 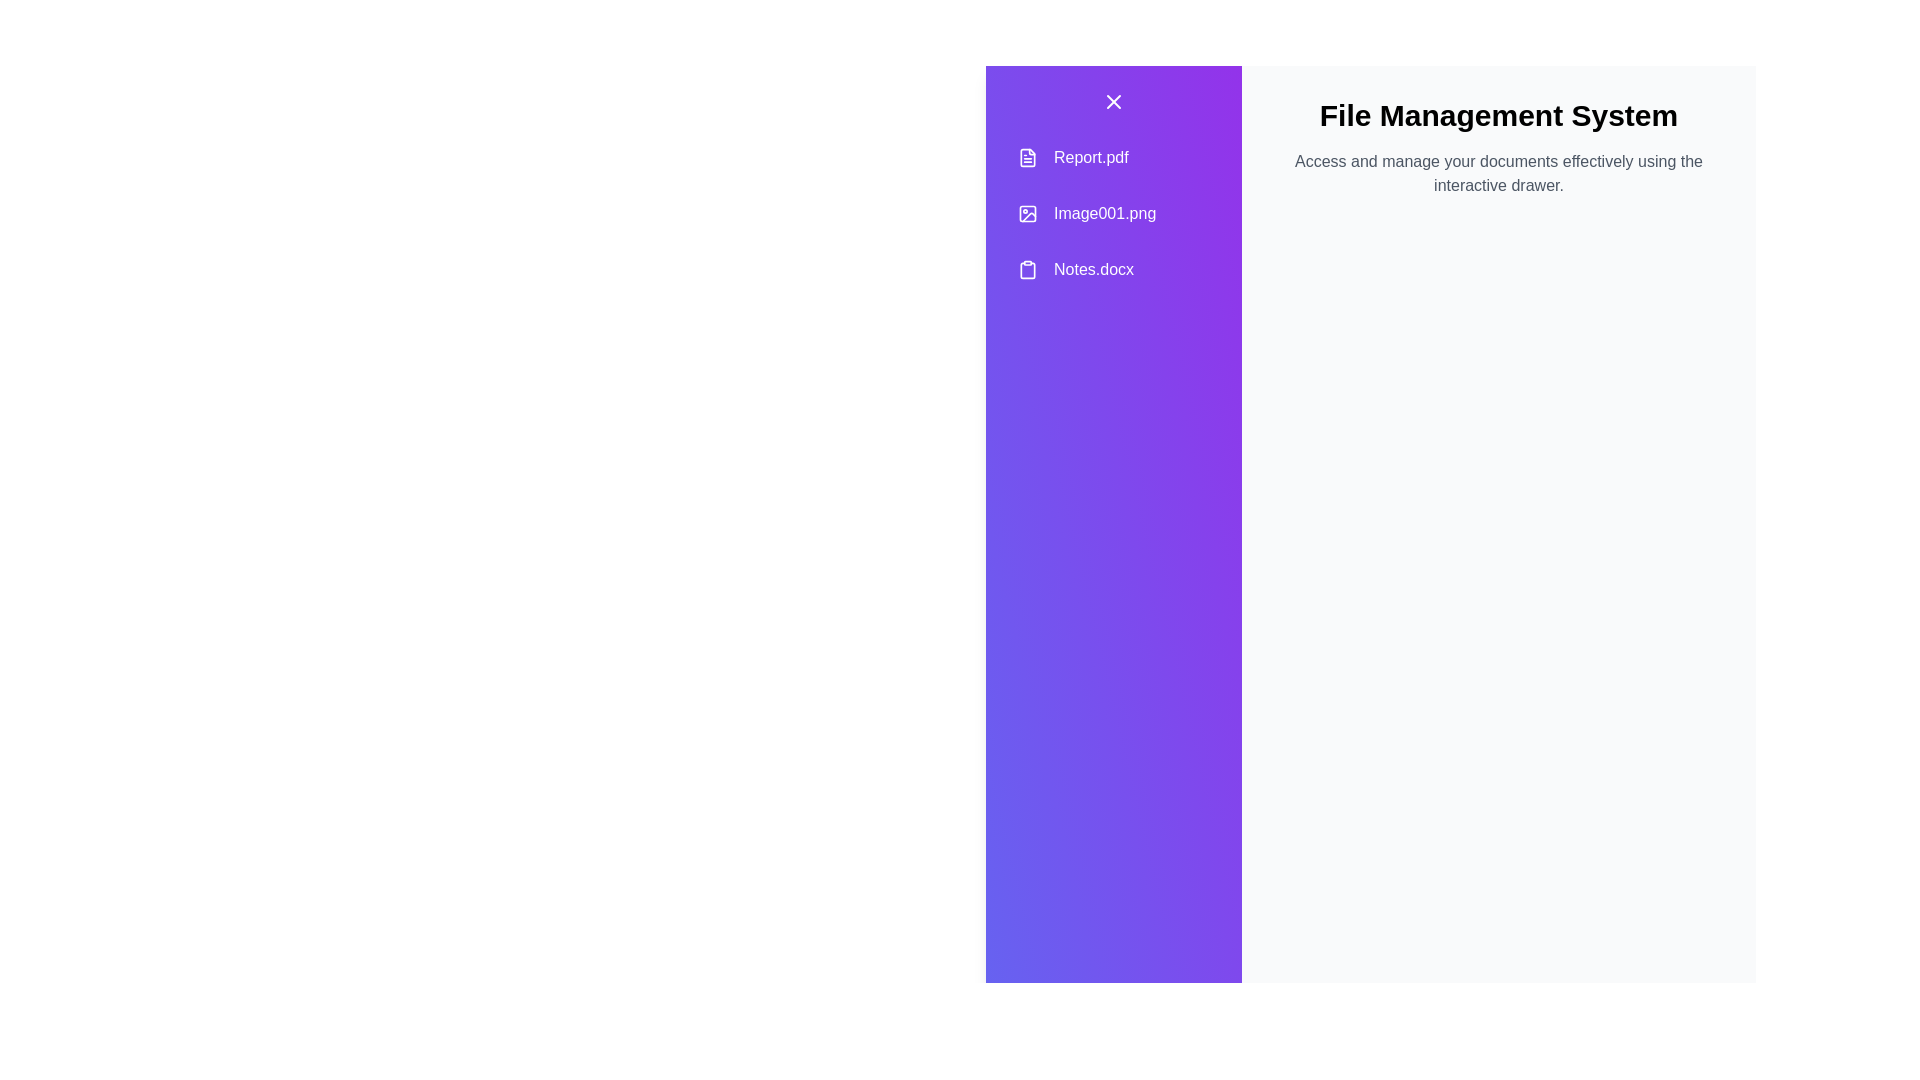 I want to click on the document name Image001.png to select or highlight it, so click(x=1112, y=213).